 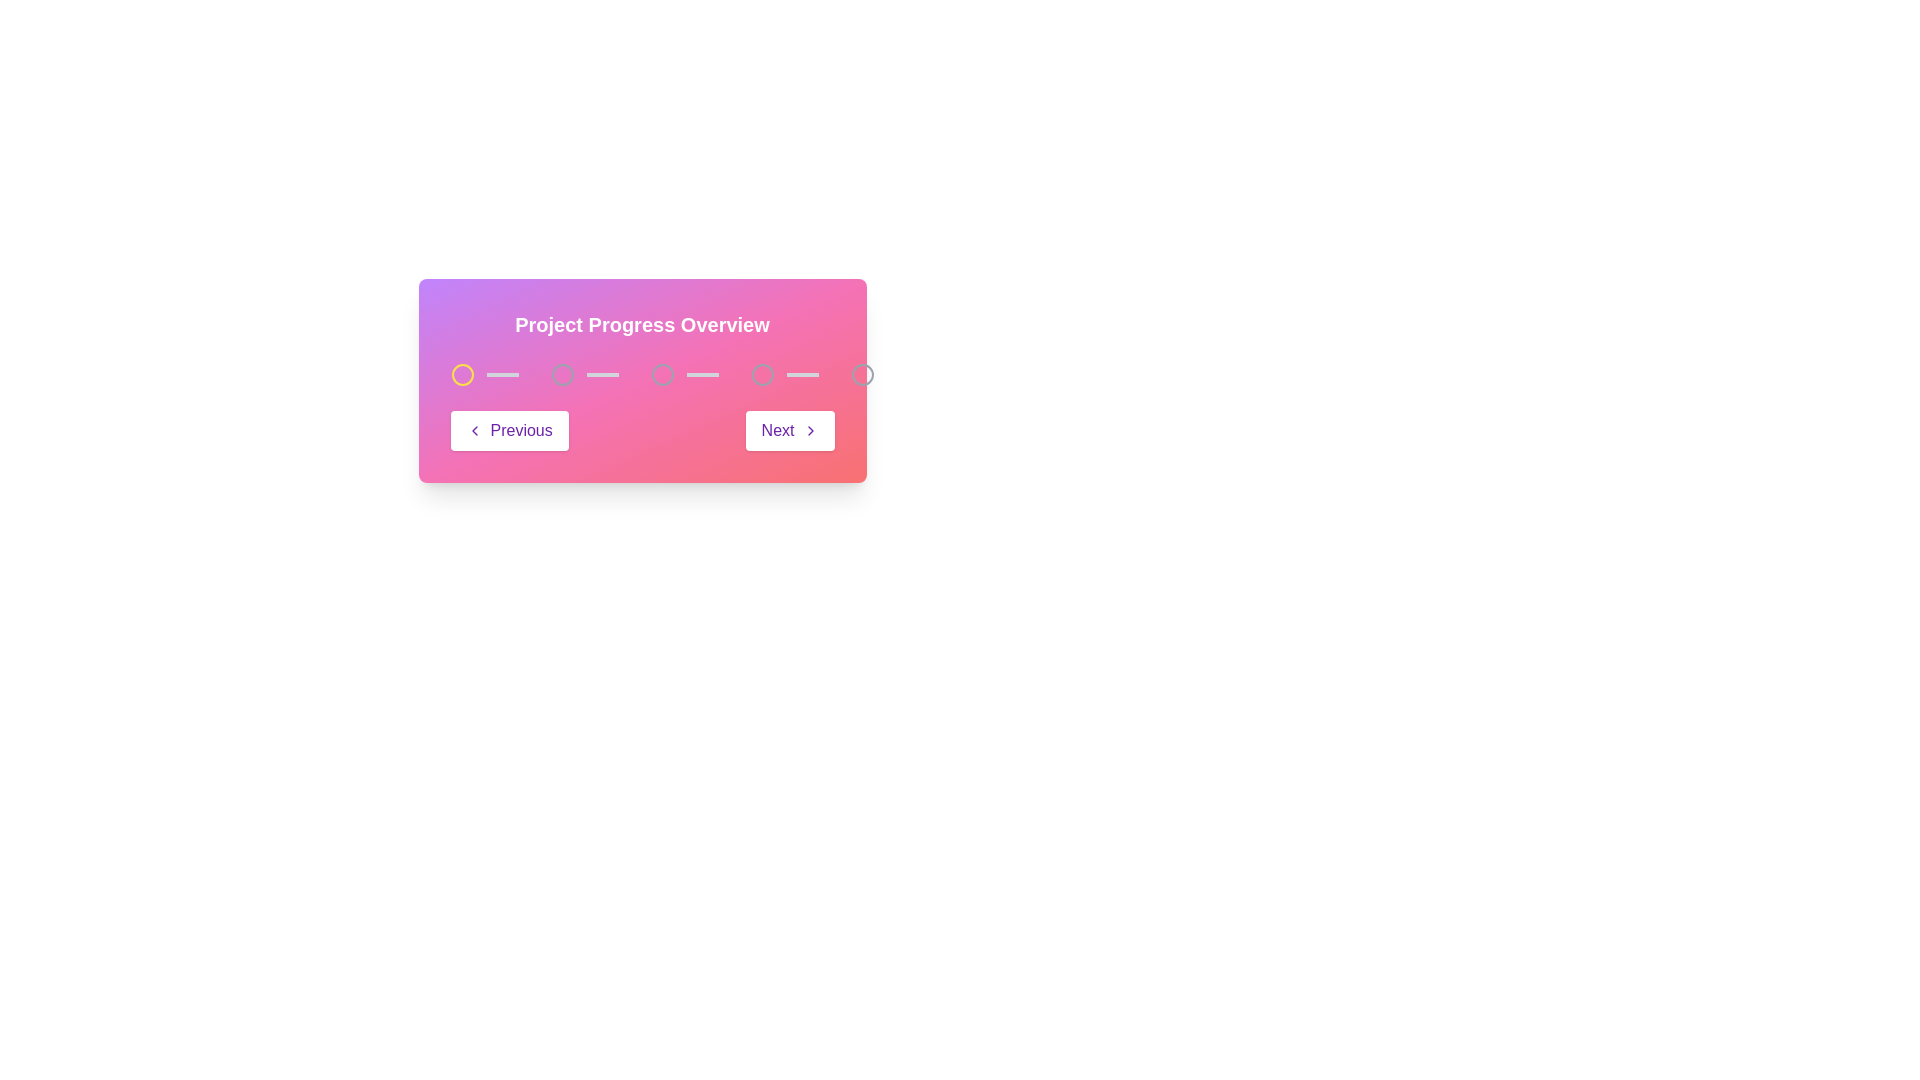 I want to click on the first SVG Circle Element in the progress bar, which indicates the initial state in a multi-step process, so click(x=561, y=374).